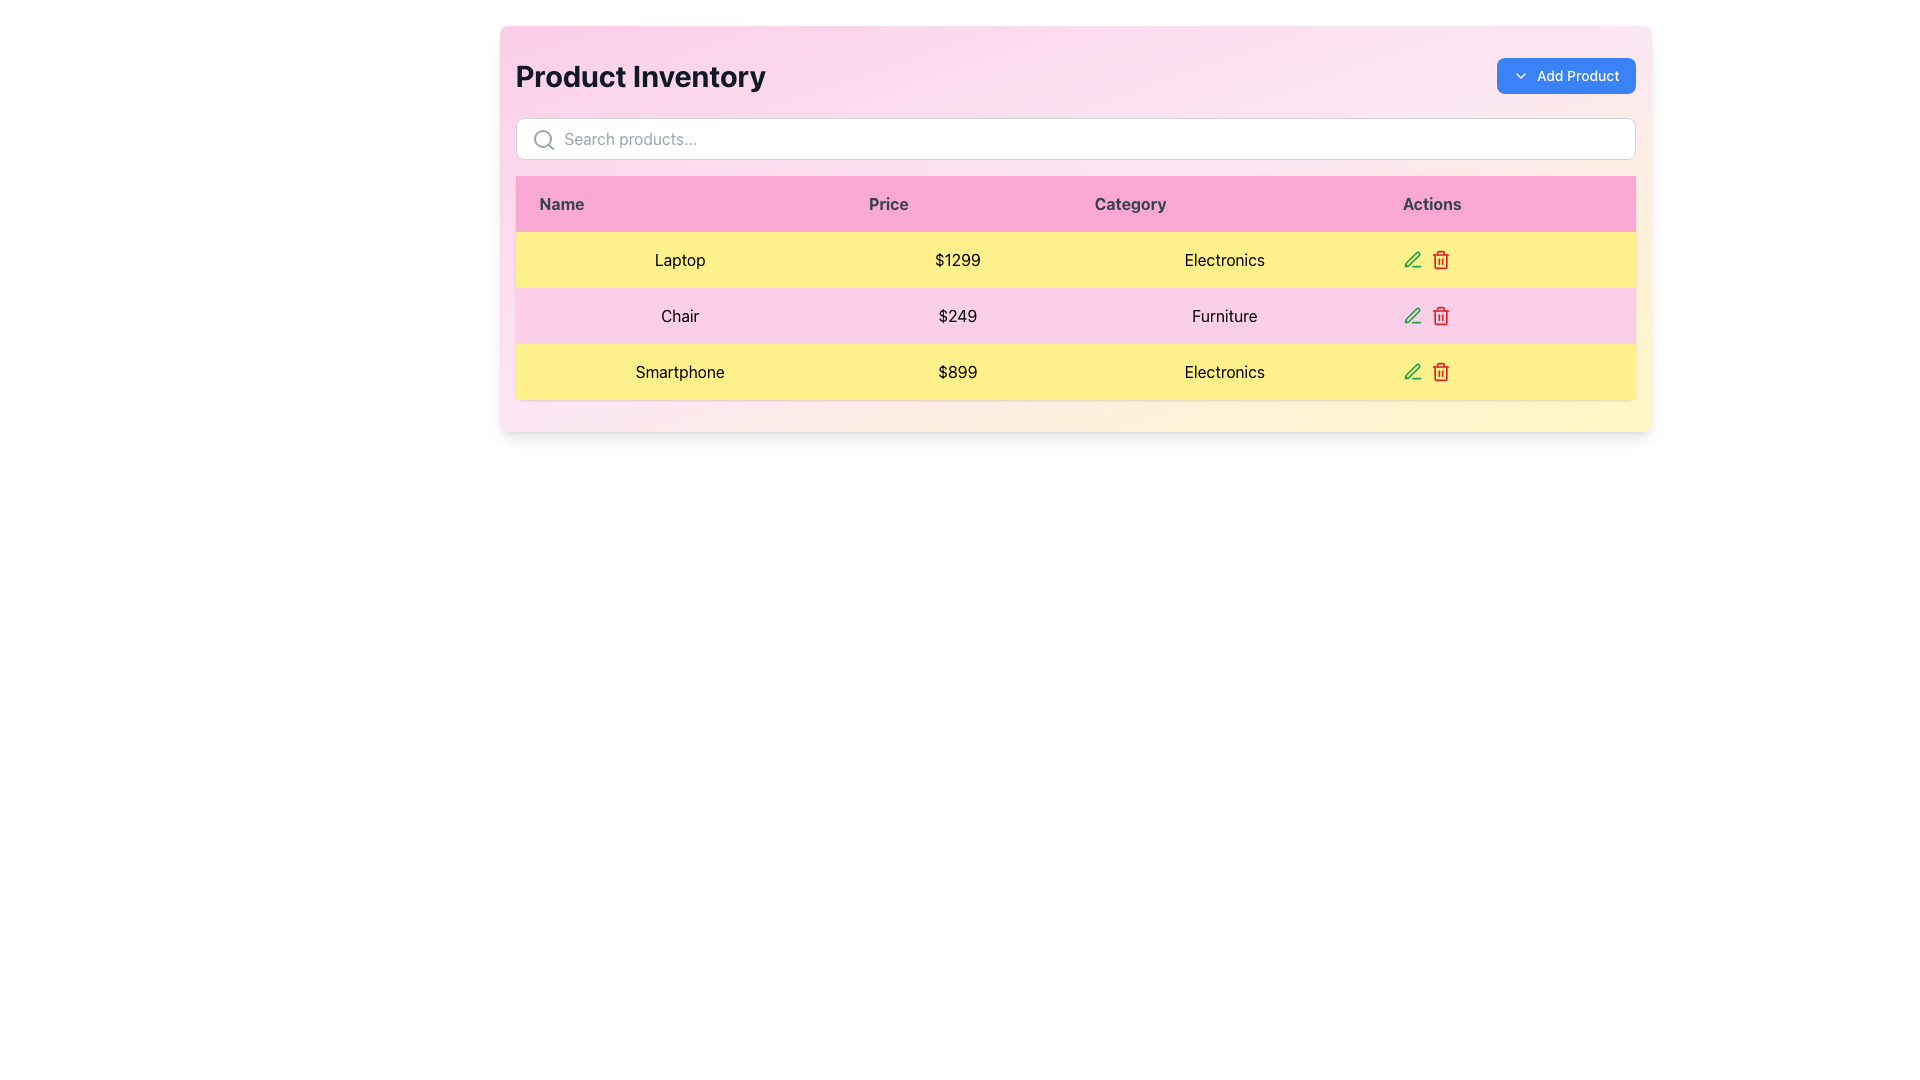 The image size is (1920, 1080). What do you see at coordinates (1440, 373) in the screenshot?
I see `the trash bin icon representing the deletion action for the corresponding row in the product table` at bounding box center [1440, 373].